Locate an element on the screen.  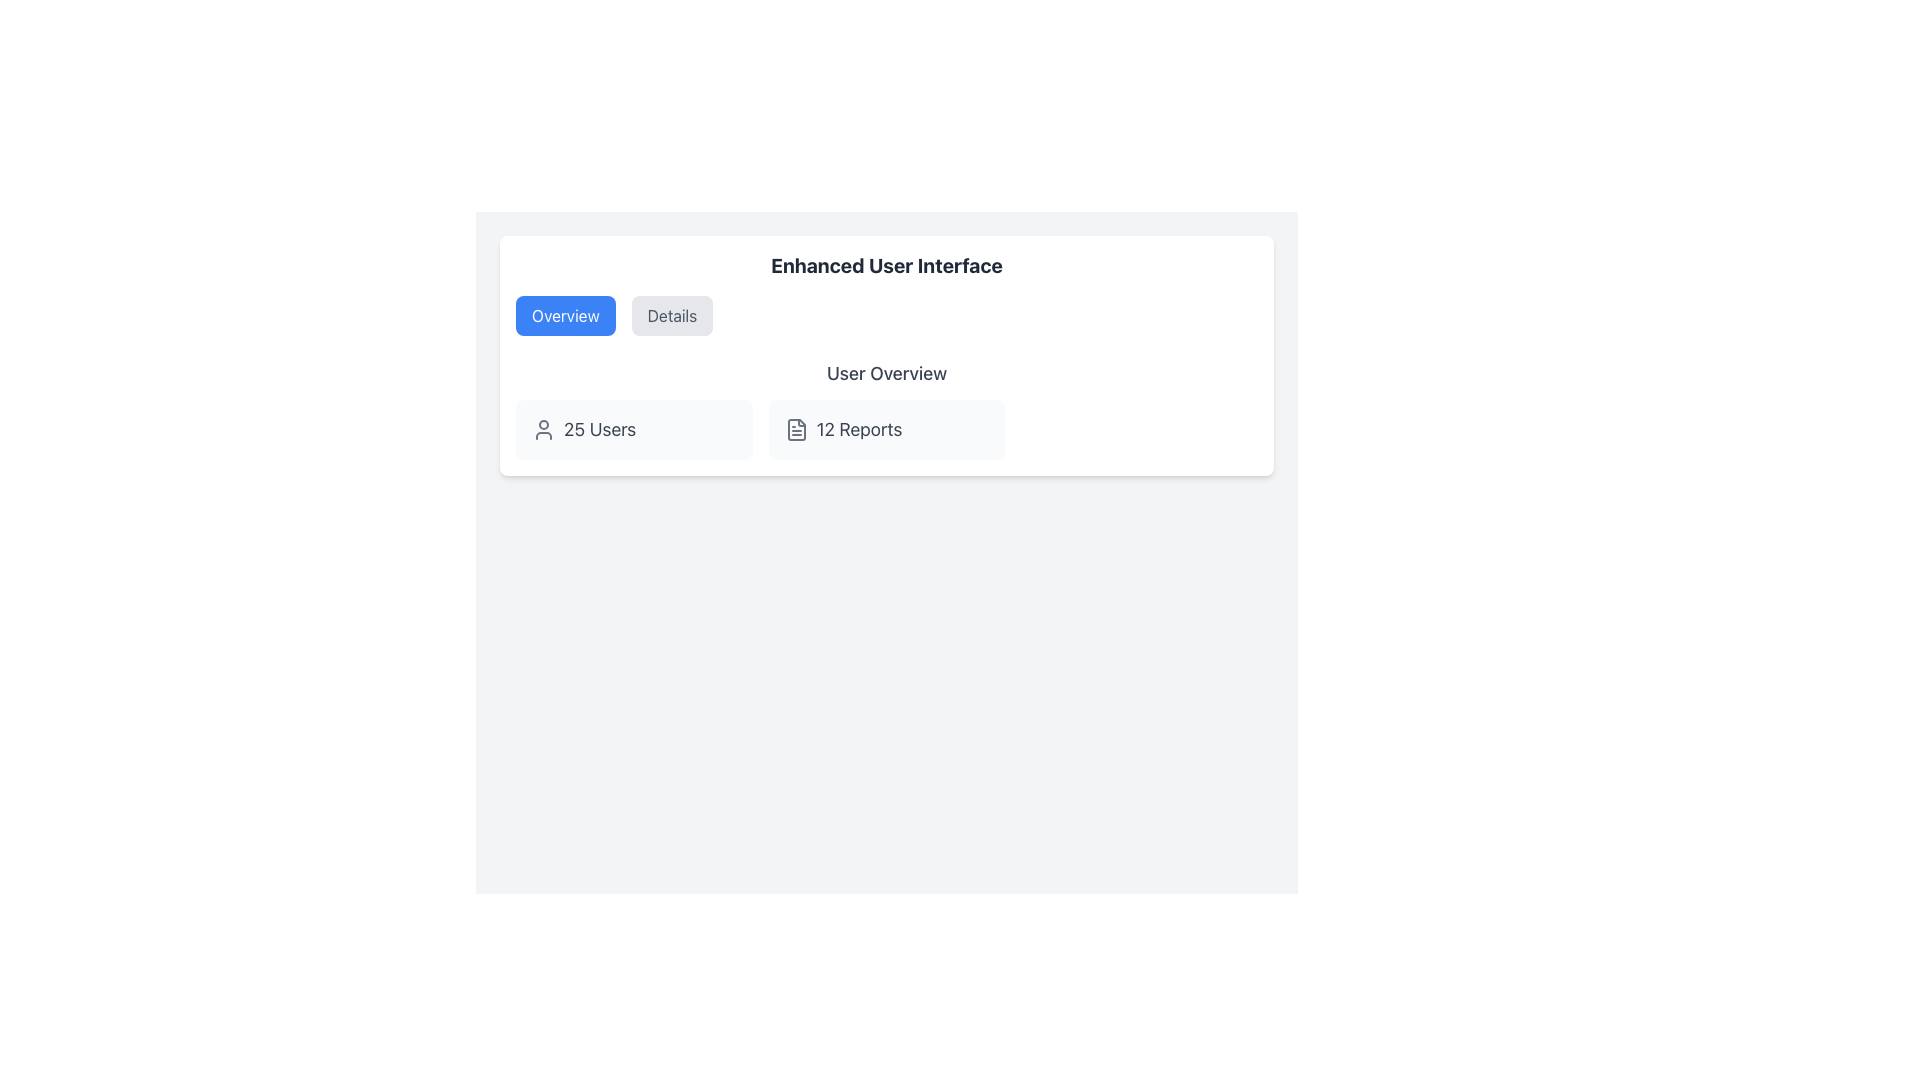
the '12 Reports' text label for navigation, which is styled with a larger gray font and located within a card in the 'User Overview' section is located at coordinates (859, 428).